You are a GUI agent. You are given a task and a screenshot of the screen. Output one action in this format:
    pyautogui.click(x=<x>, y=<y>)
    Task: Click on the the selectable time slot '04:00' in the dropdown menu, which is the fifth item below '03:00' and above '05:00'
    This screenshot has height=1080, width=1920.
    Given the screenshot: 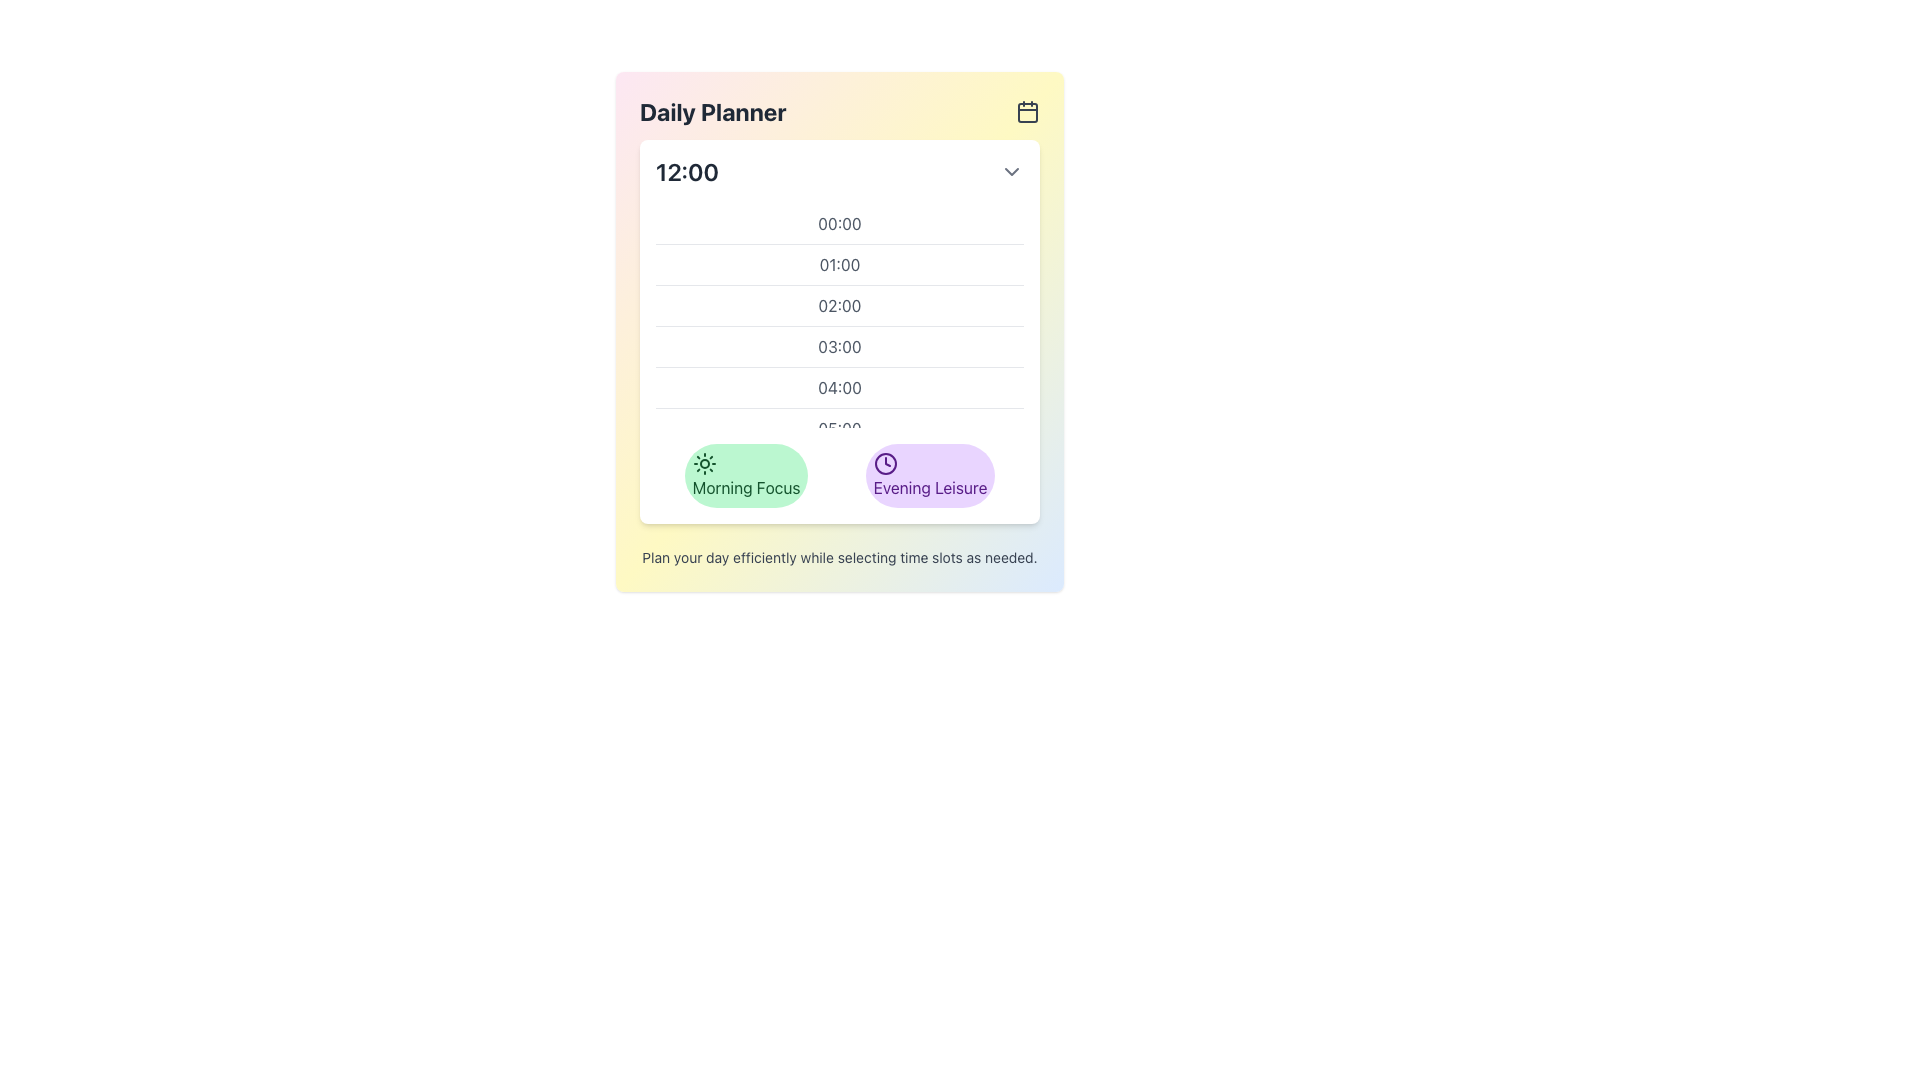 What is the action you would take?
    pyautogui.click(x=840, y=387)
    